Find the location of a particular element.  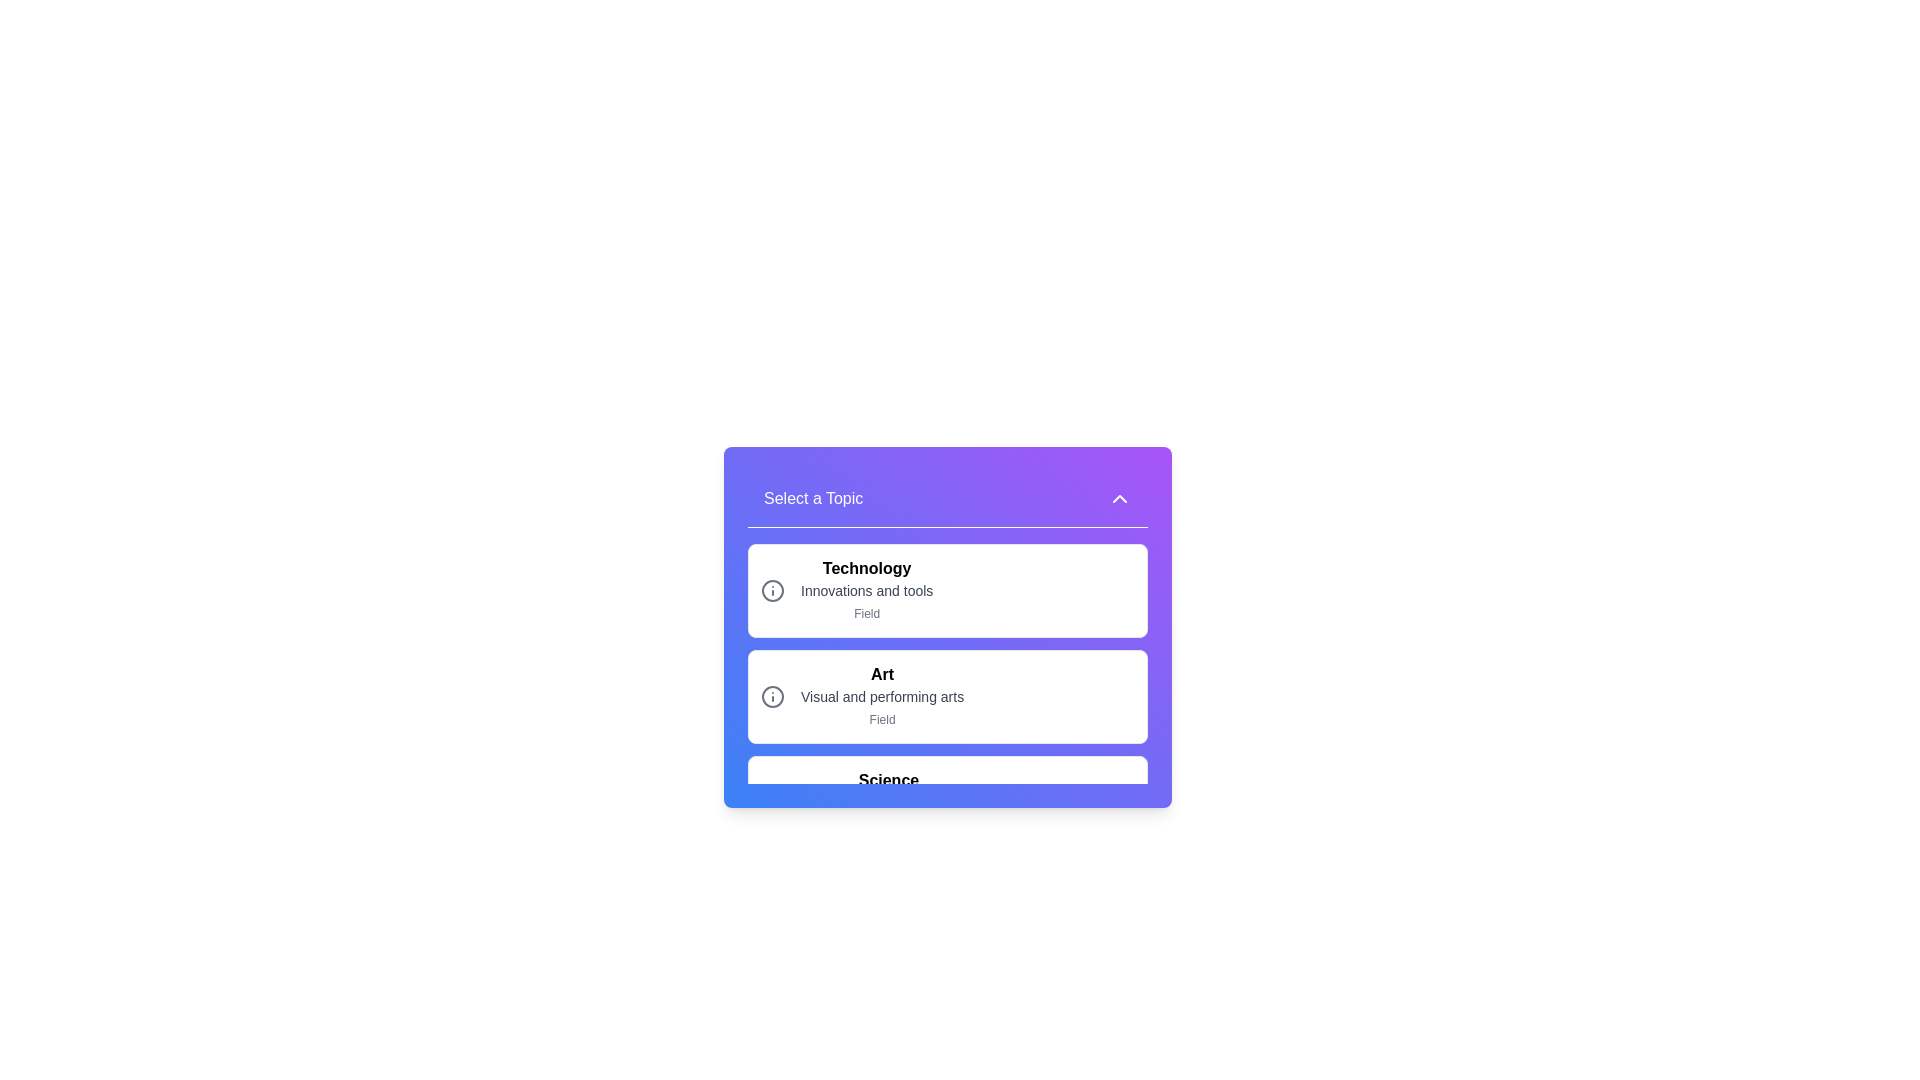

the second card labeled 'Art' in the category selection is located at coordinates (947, 696).